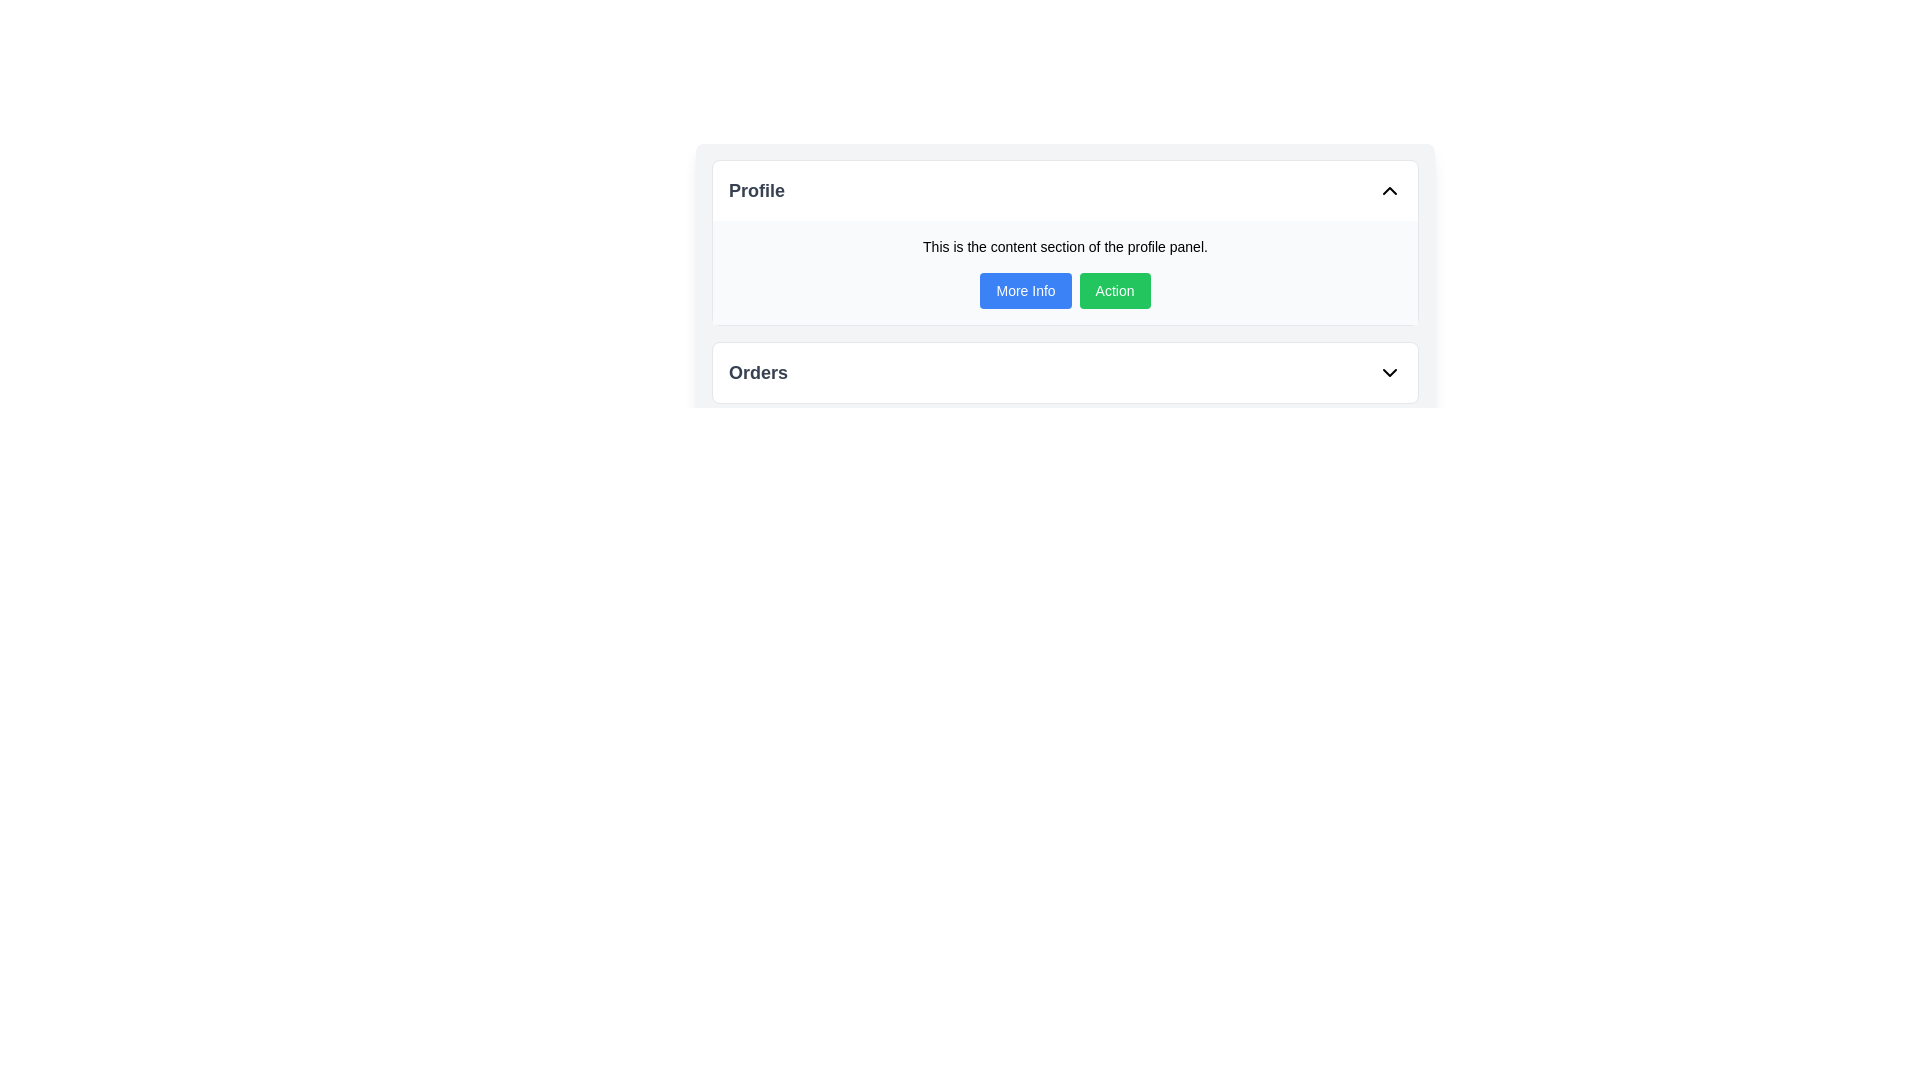 This screenshot has height=1080, width=1920. What do you see at coordinates (1064, 273) in the screenshot?
I see `the buttons inside the 'Profile' section's content area, which includes 'More Info' and 'Action'` at bounding box center [1064, 273].